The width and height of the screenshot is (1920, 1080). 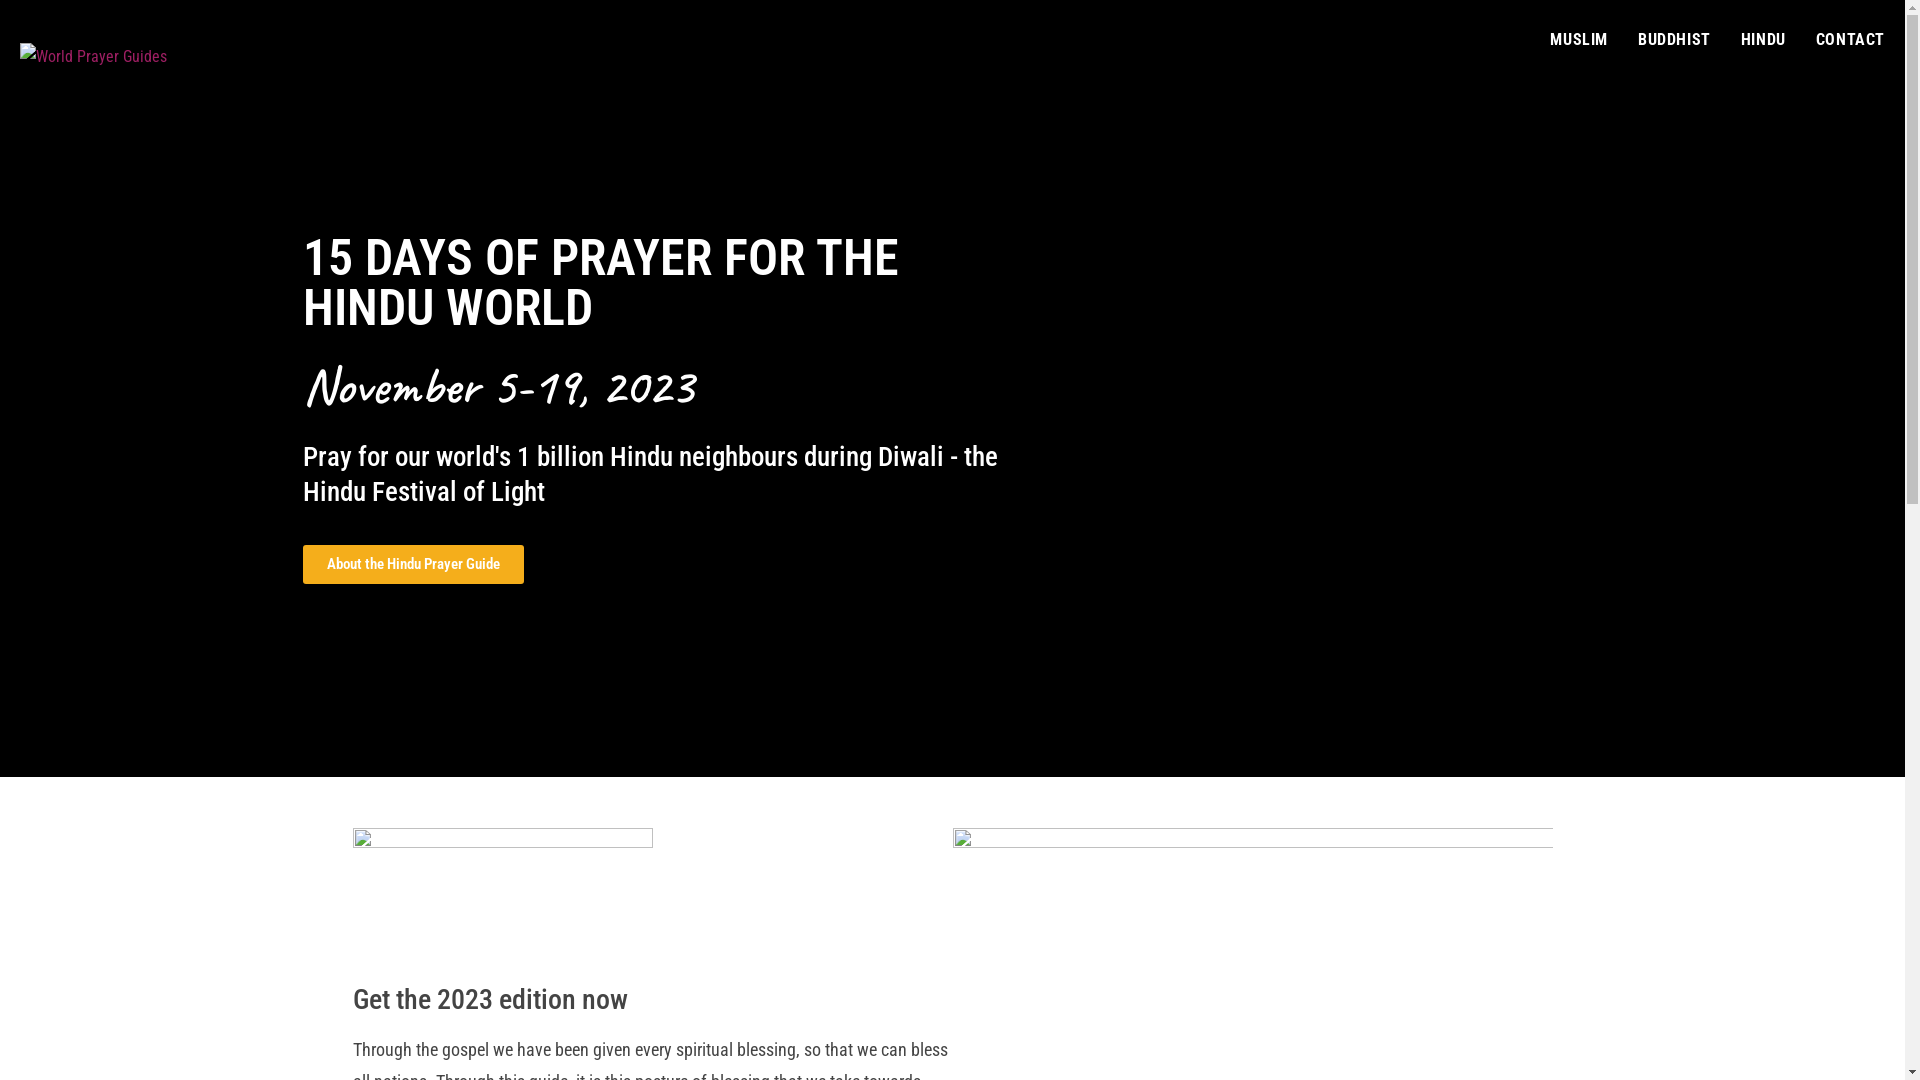 What do you see at coordinates (1674, 39) in the screenshot?
I see `'BUDDHIST'` at bounding box center [1674, 39].